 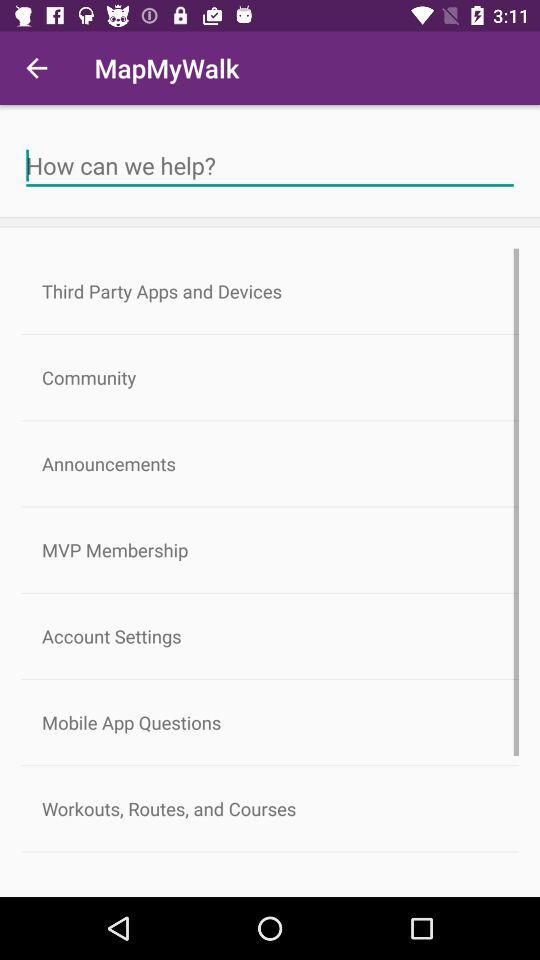 What do you see at coordinates (270, 550) in the screenshot?
I see `icon above account settings item` at bounding box center [270, 550].